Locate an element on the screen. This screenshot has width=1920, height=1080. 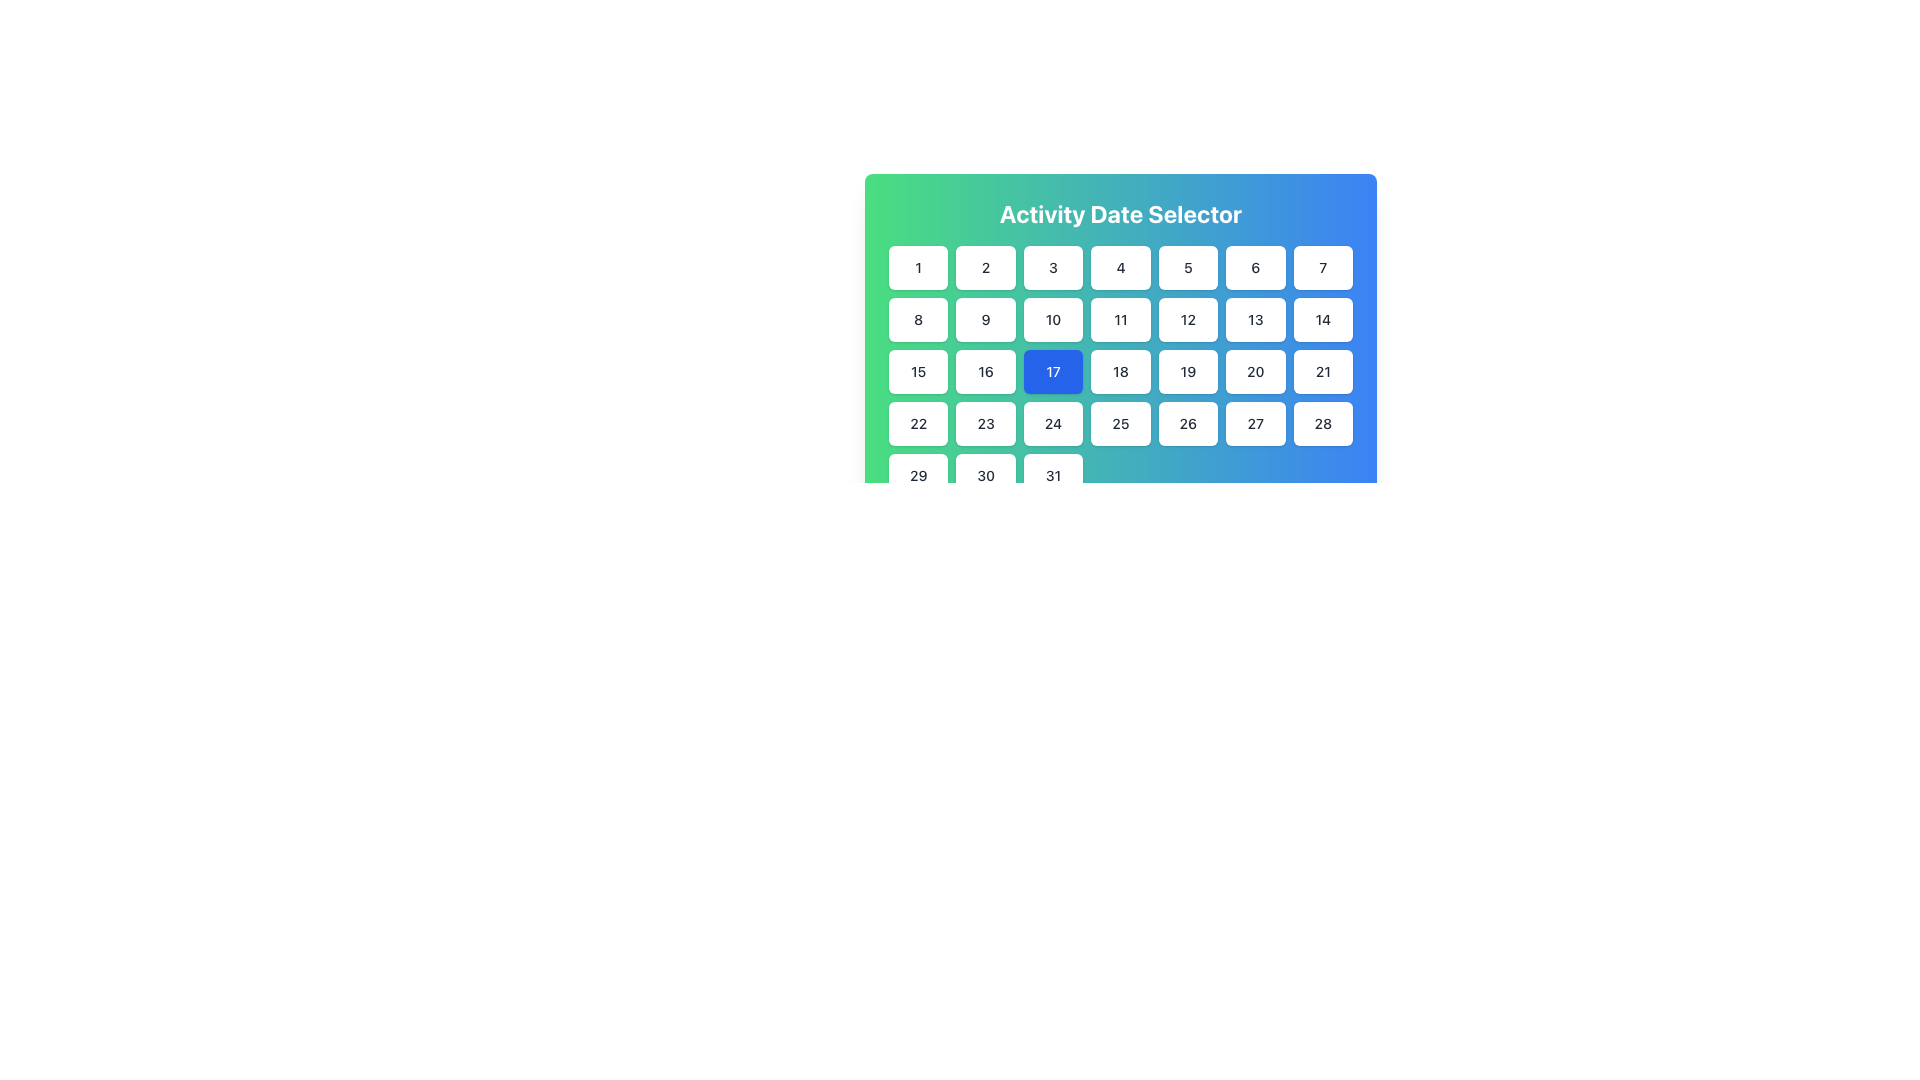
the rounded square button containing the number '12' is located at coordinates (1188, 319).